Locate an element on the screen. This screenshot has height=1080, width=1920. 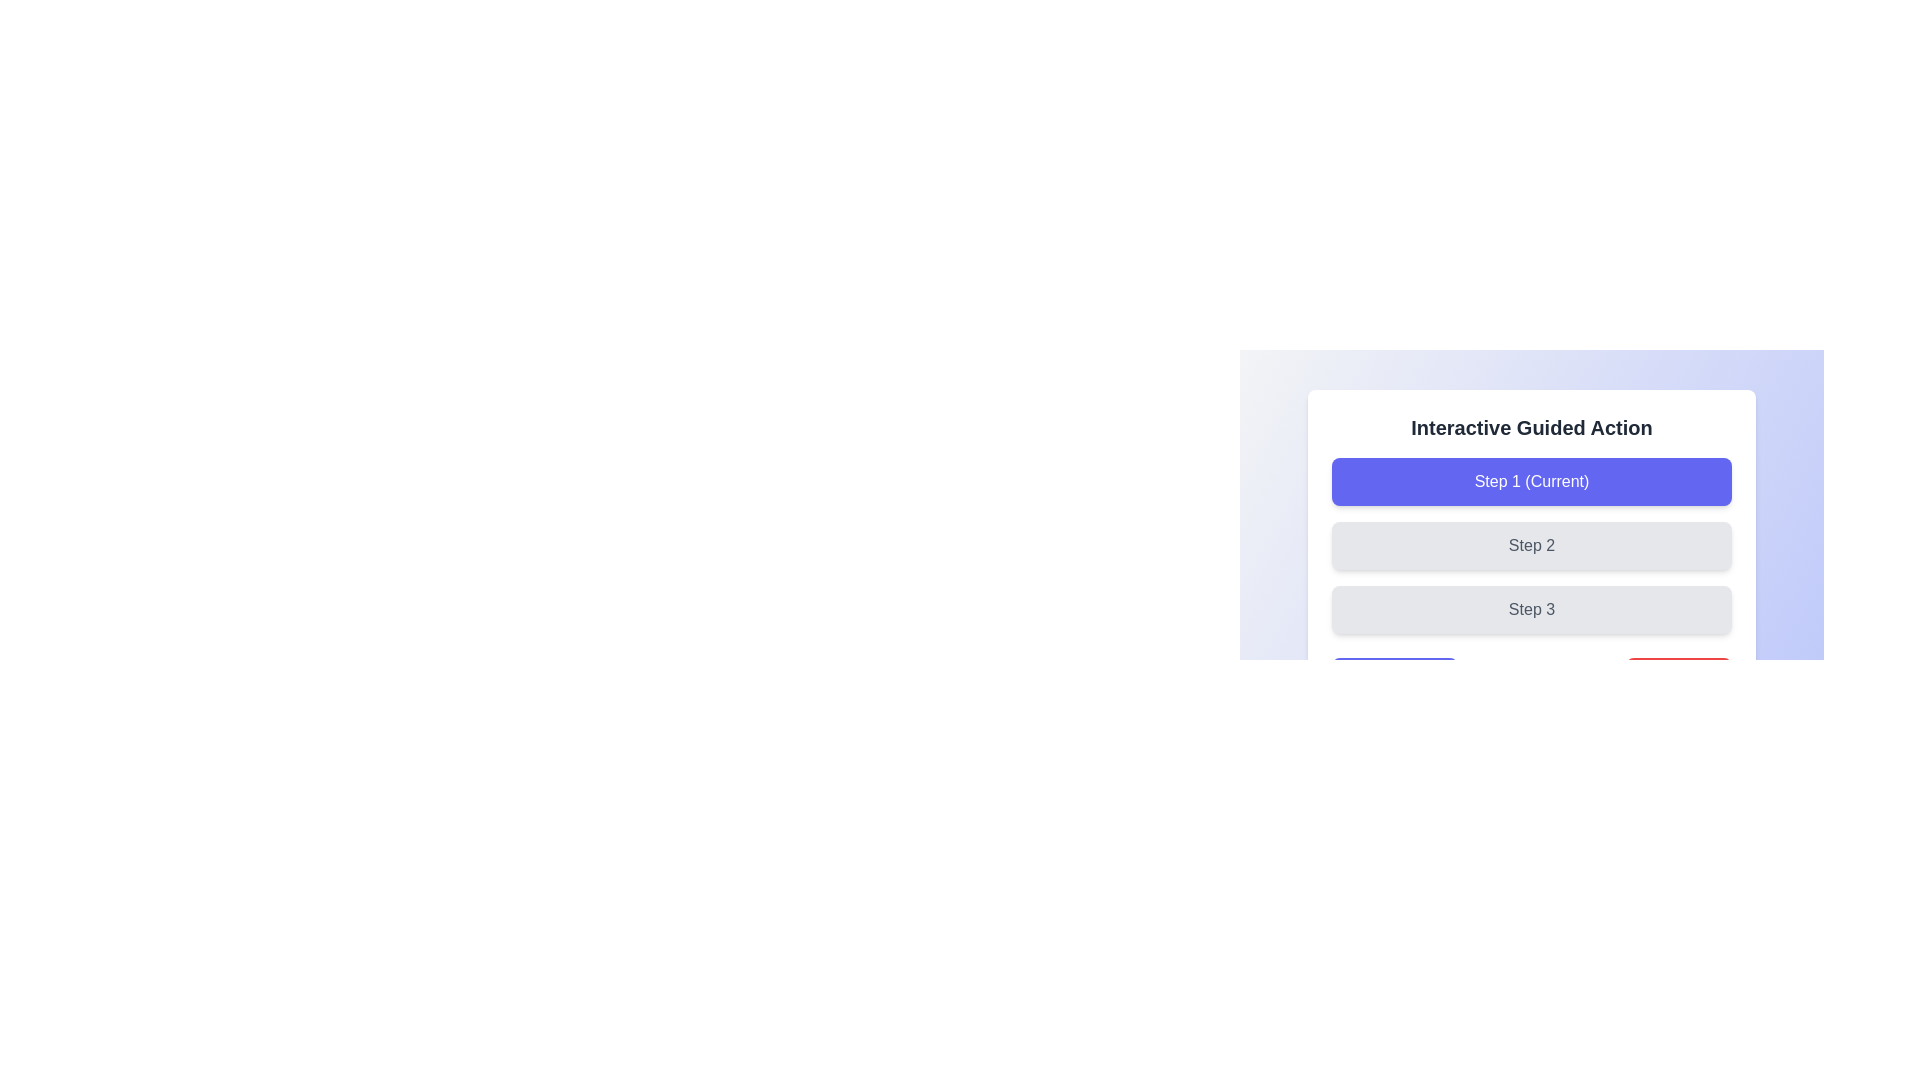
the Step indicator group that shows 'Step 1 (Current)', 'Step 2', and 'Step 3', indicating the current step in the multi-step process is located at coordinates (1530, 546).